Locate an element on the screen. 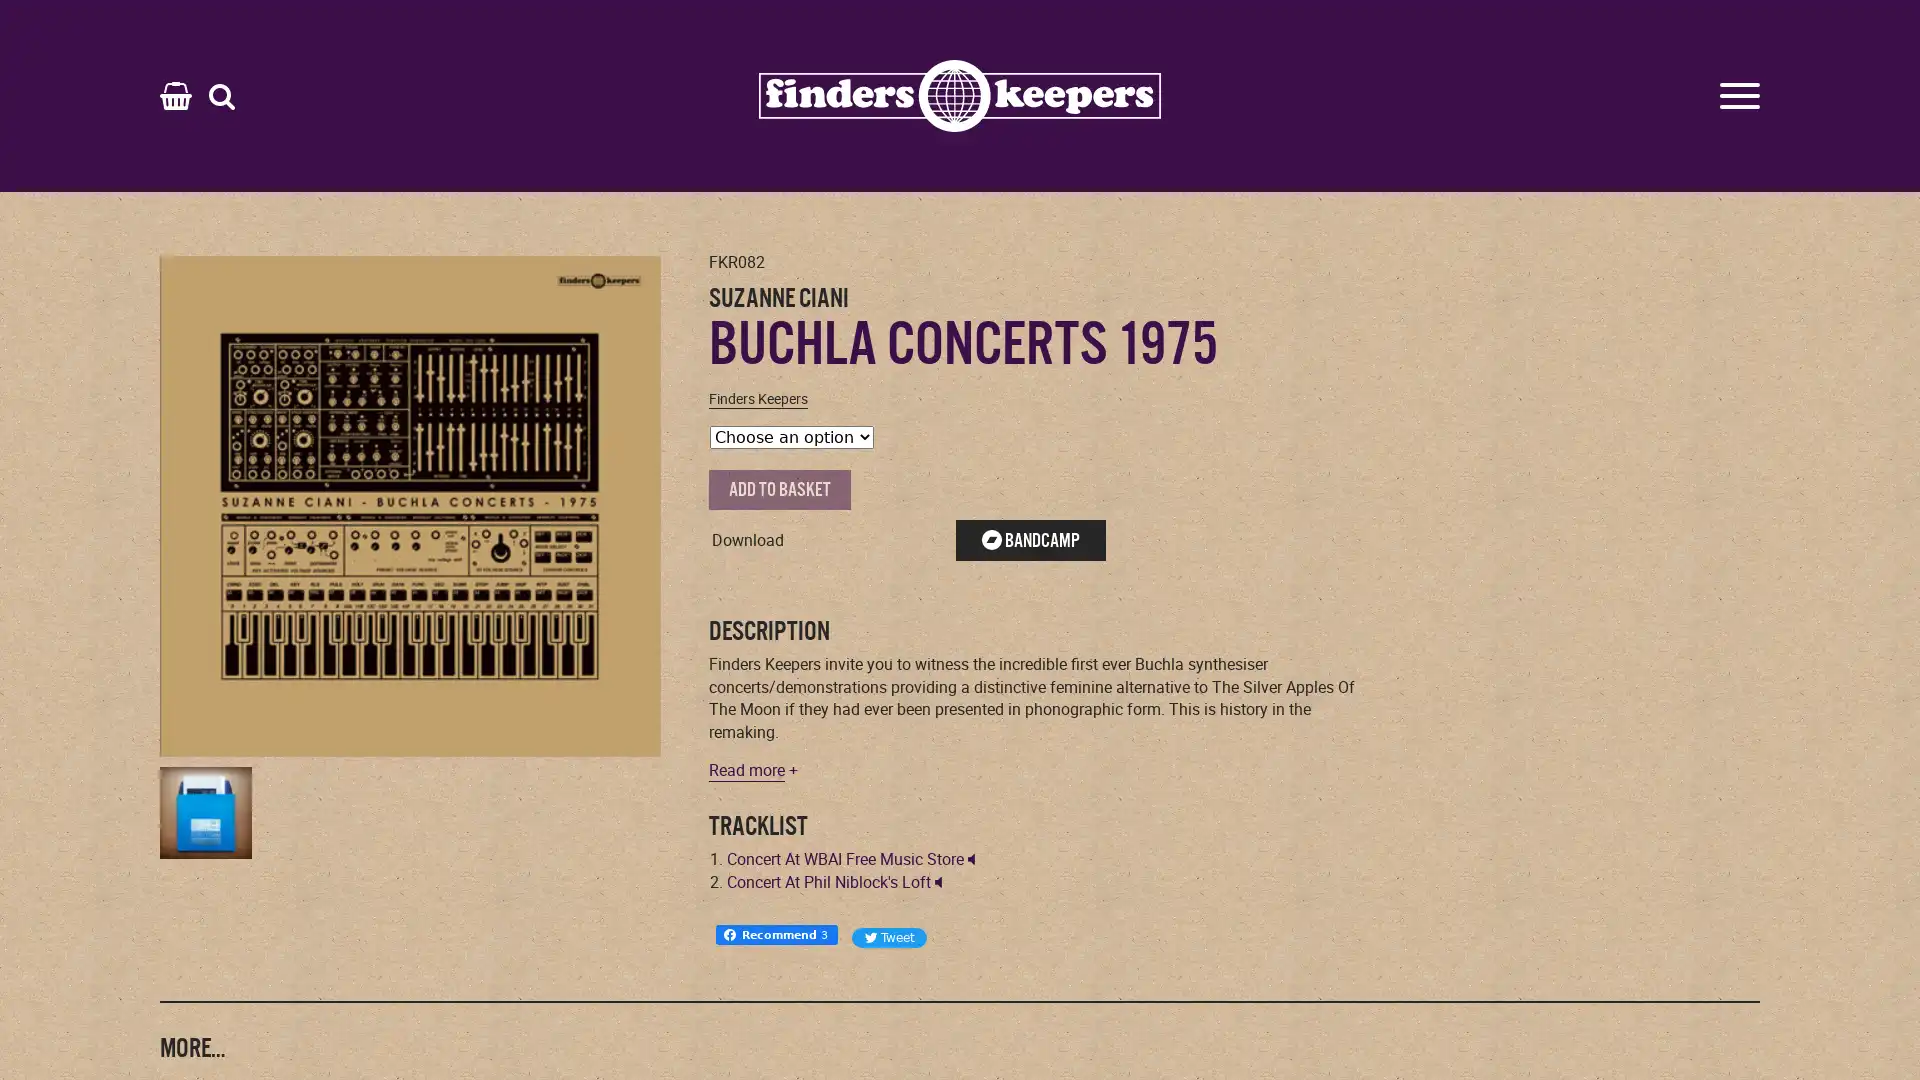 The image size is (1920, 1080). ADD TO BASKET is located at coordinates (778, 489).